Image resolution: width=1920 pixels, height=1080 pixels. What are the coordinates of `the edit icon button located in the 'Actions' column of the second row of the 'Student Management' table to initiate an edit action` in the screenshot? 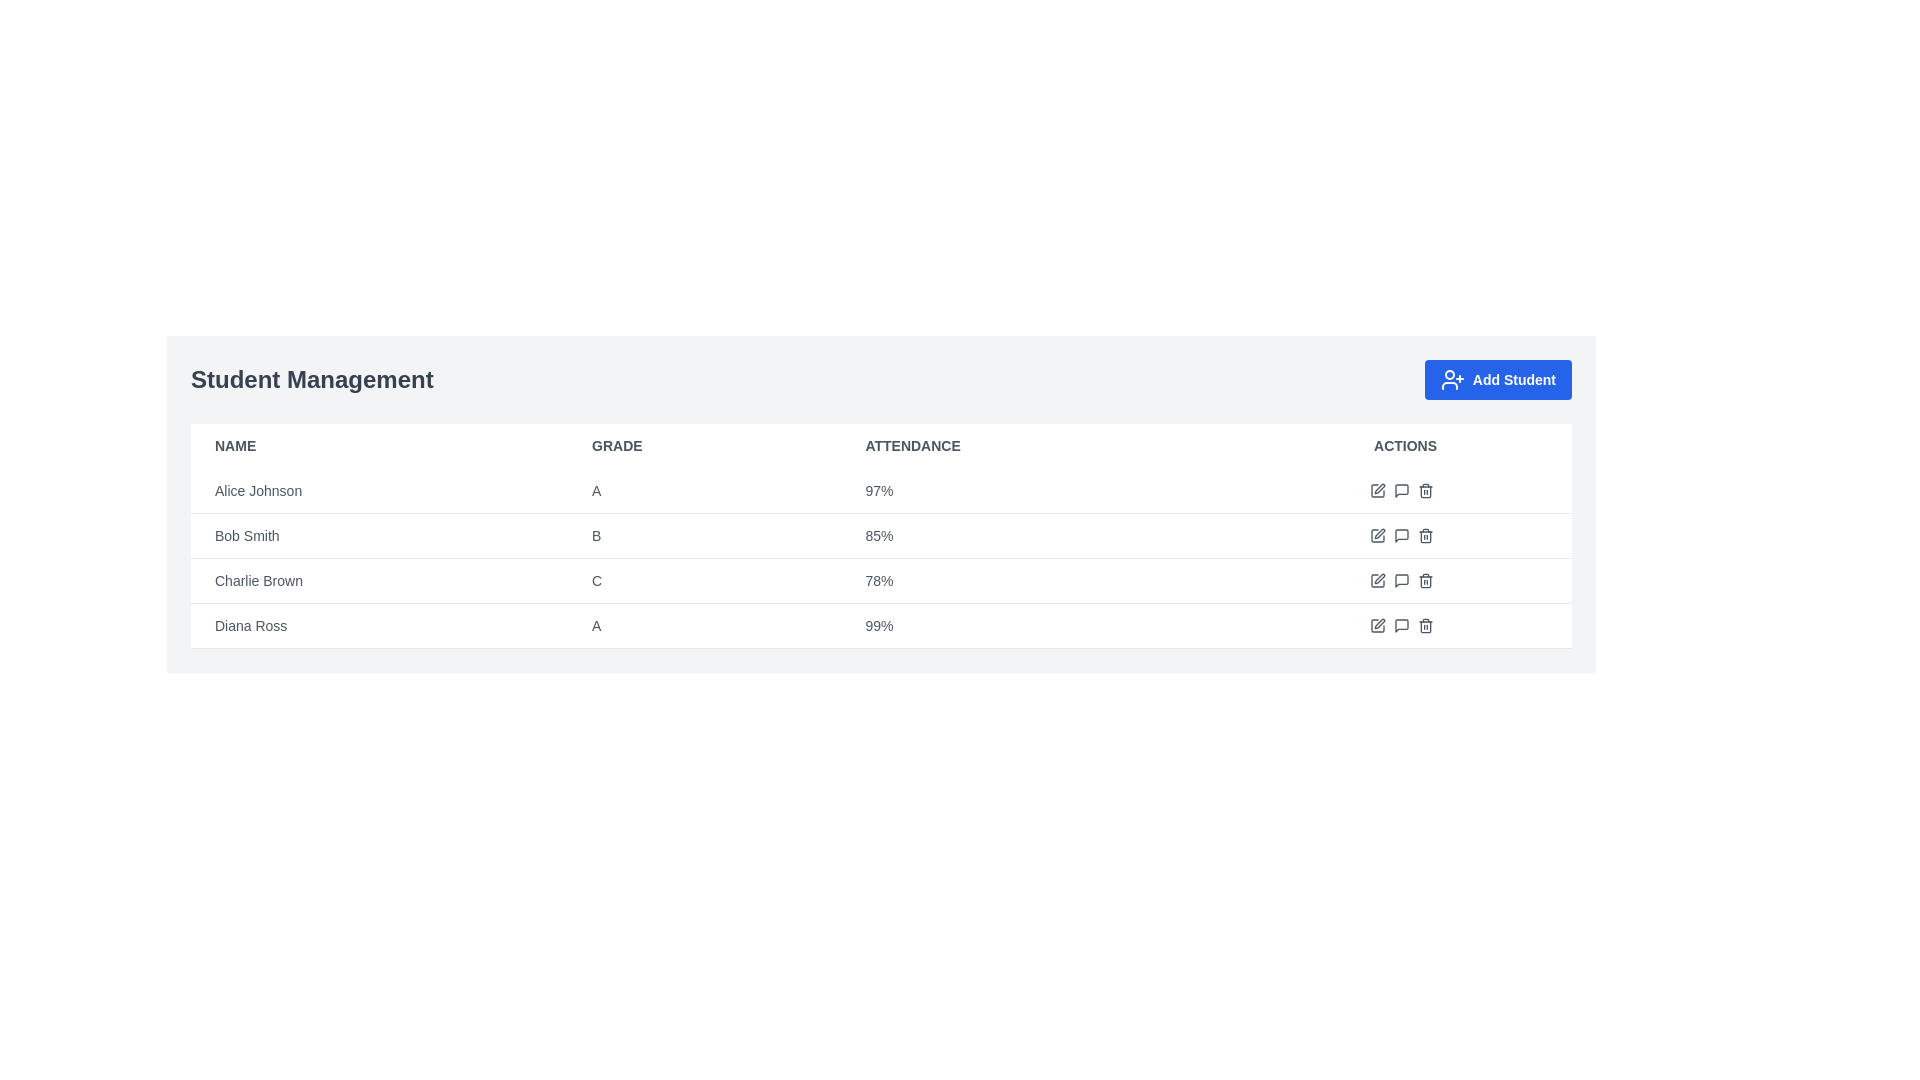 It's located at (1376, 535).